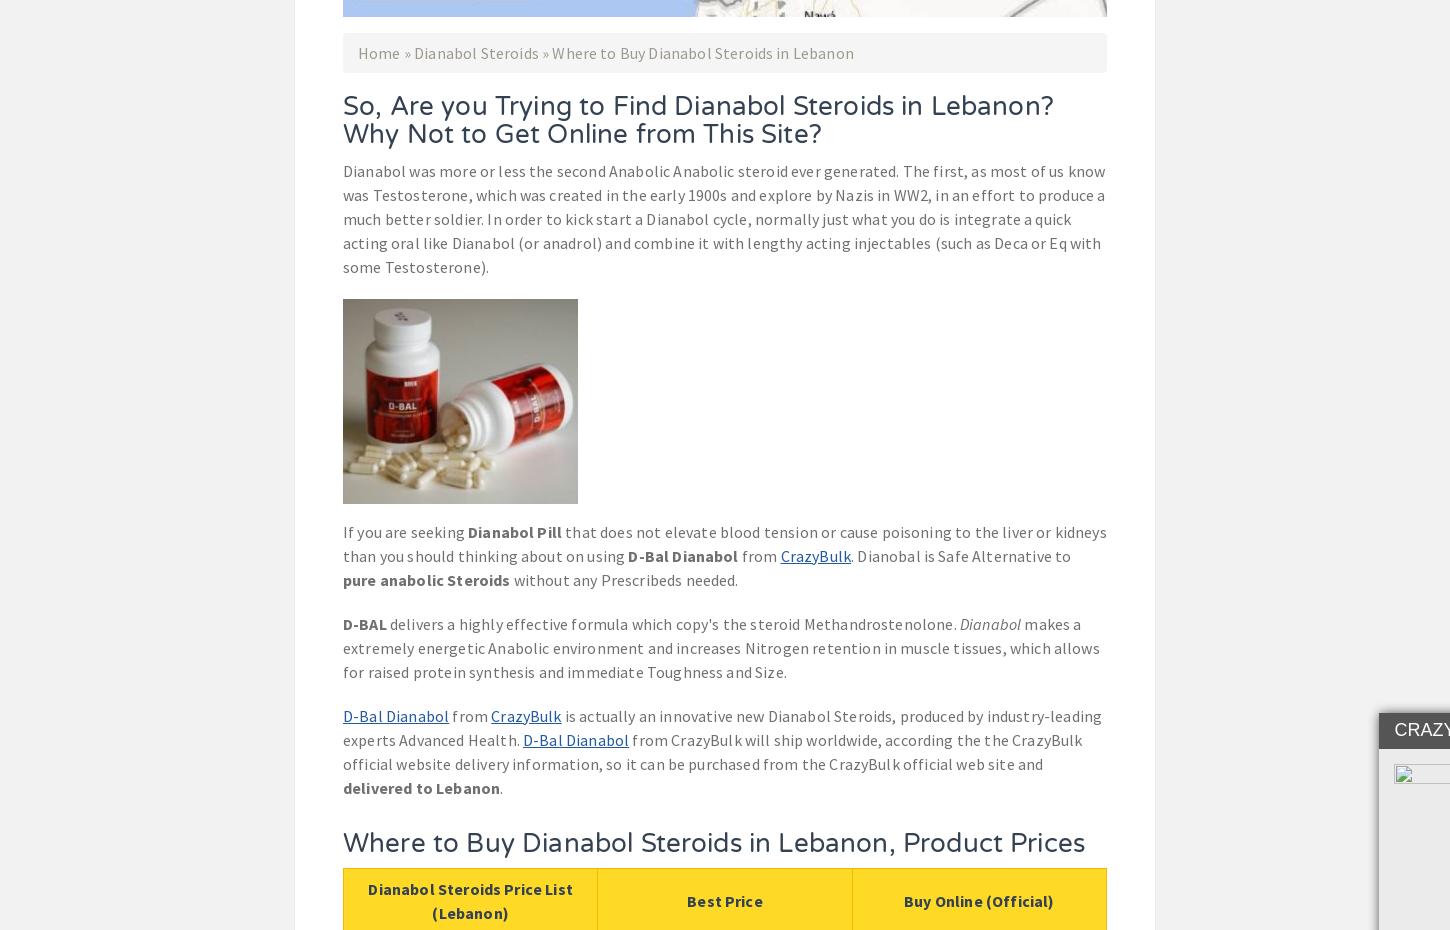 The height and width of the screenshot is (930, 1450). Describe the element at coordinates (515, 530) in the screenshot. I see `'Dianabol Pill'` at that location.